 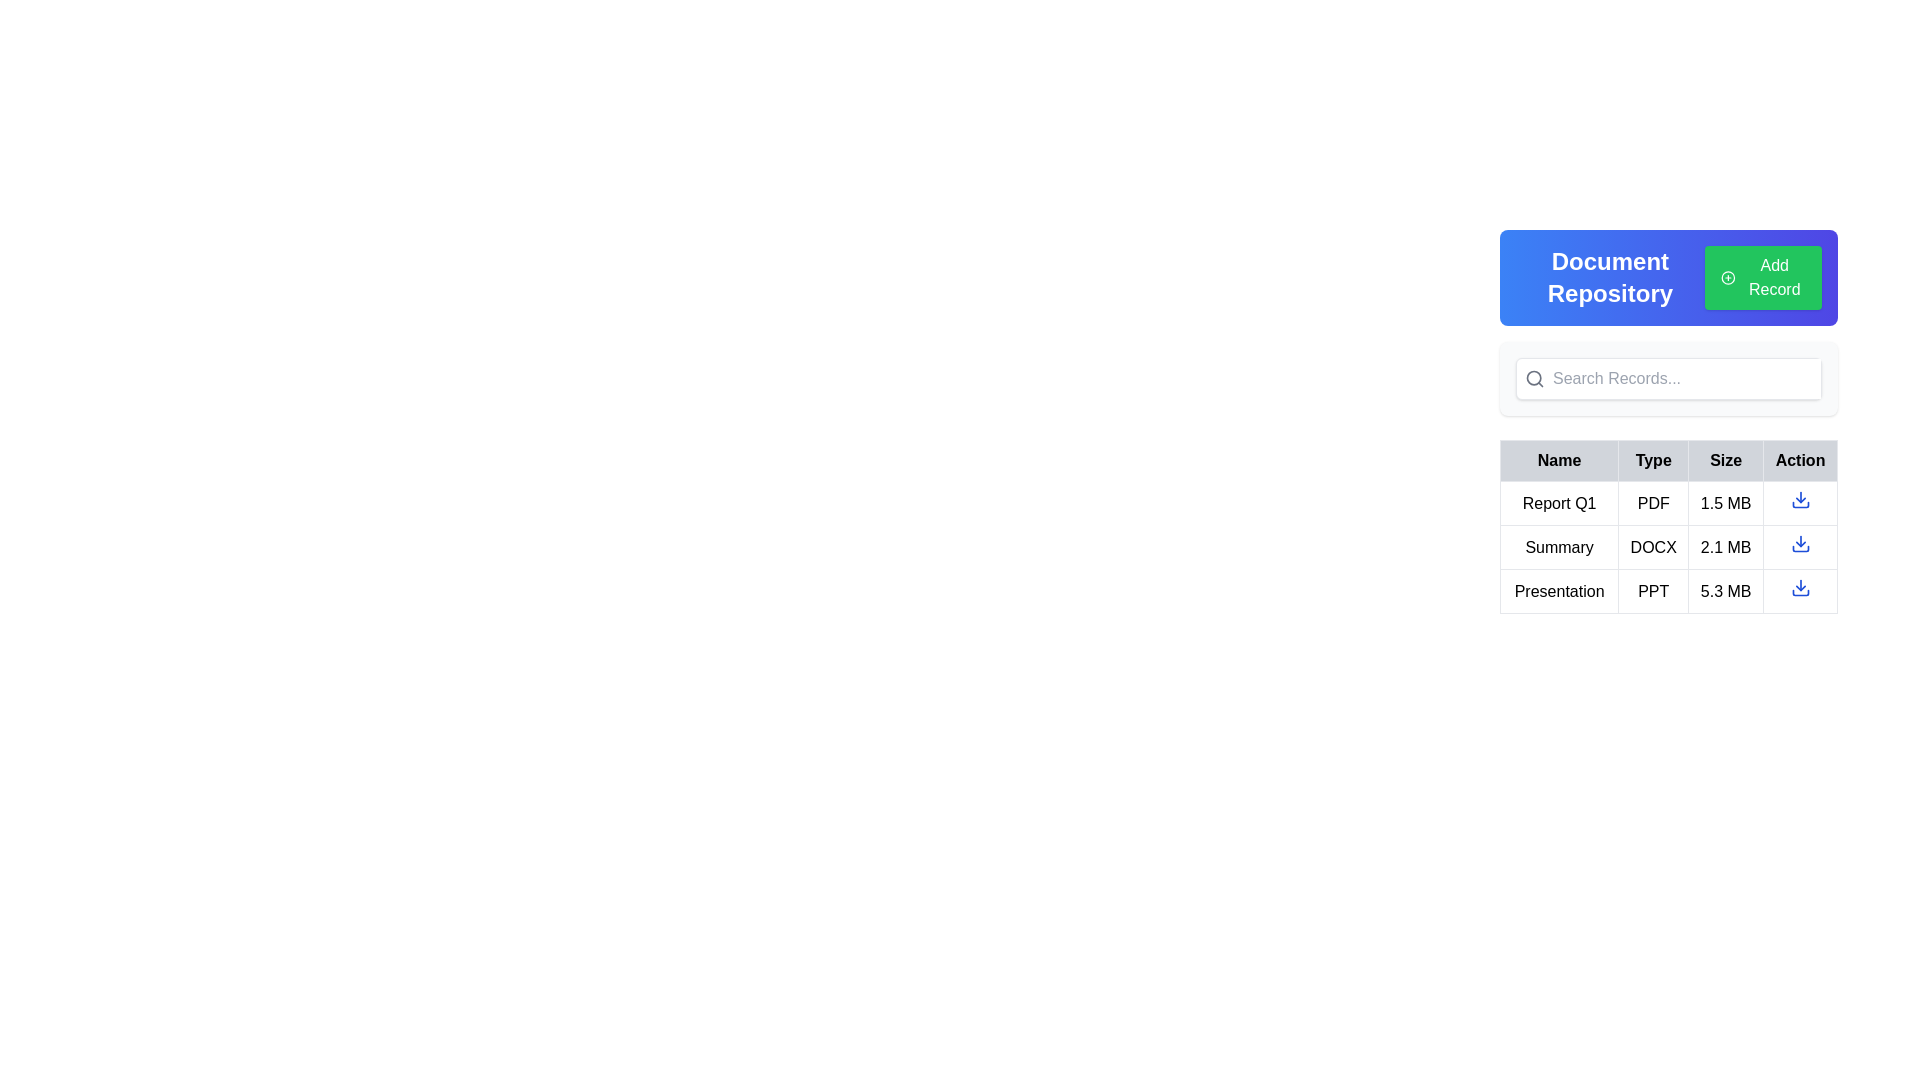 What do you see at coordinates (1558, 461) in the screenshot?
I see `the 'Name' text label in the table header, which is the first cell containing bold black text on a light gray background` at bounding box center [1558, 461].